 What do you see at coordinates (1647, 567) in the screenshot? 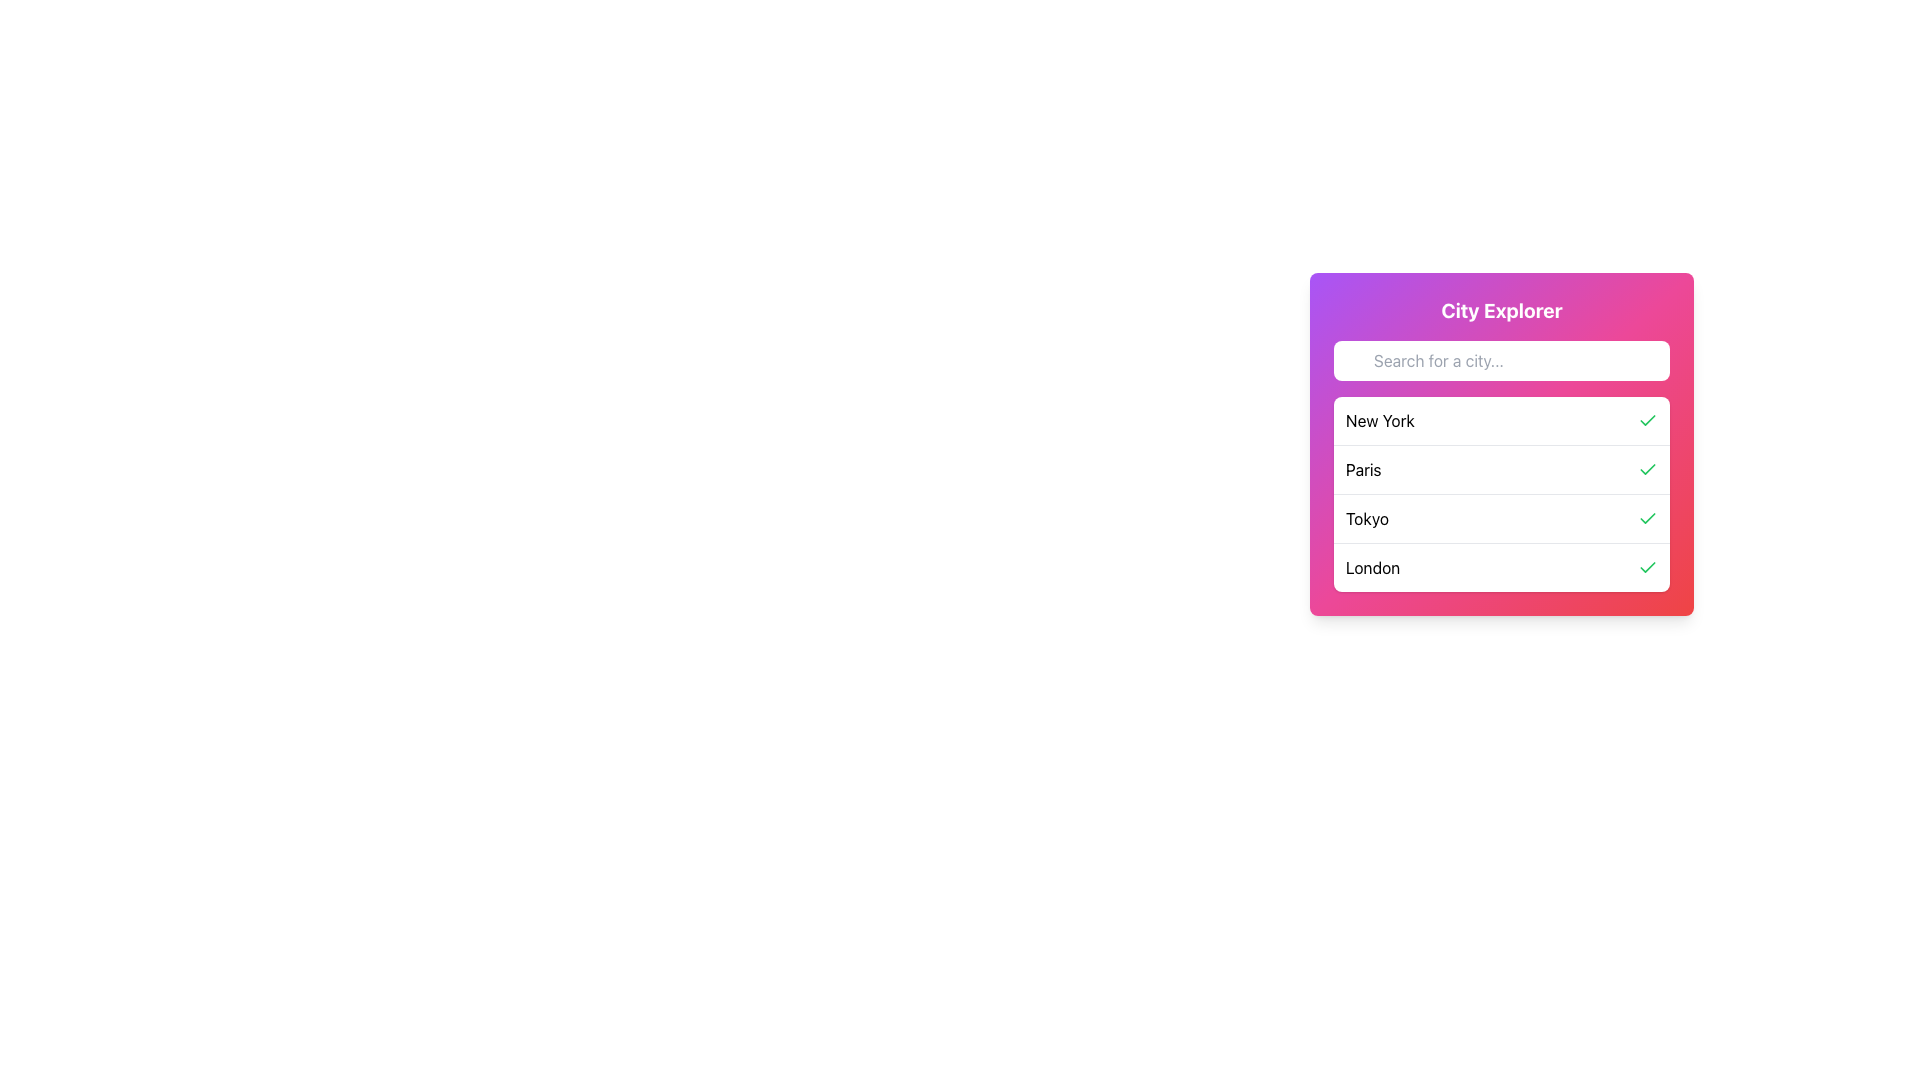
I see `the active selection icon indicating the 'London' option in the list, which is located on the far right end of the row labeled 'London'` at bounding box center [1647, 567].